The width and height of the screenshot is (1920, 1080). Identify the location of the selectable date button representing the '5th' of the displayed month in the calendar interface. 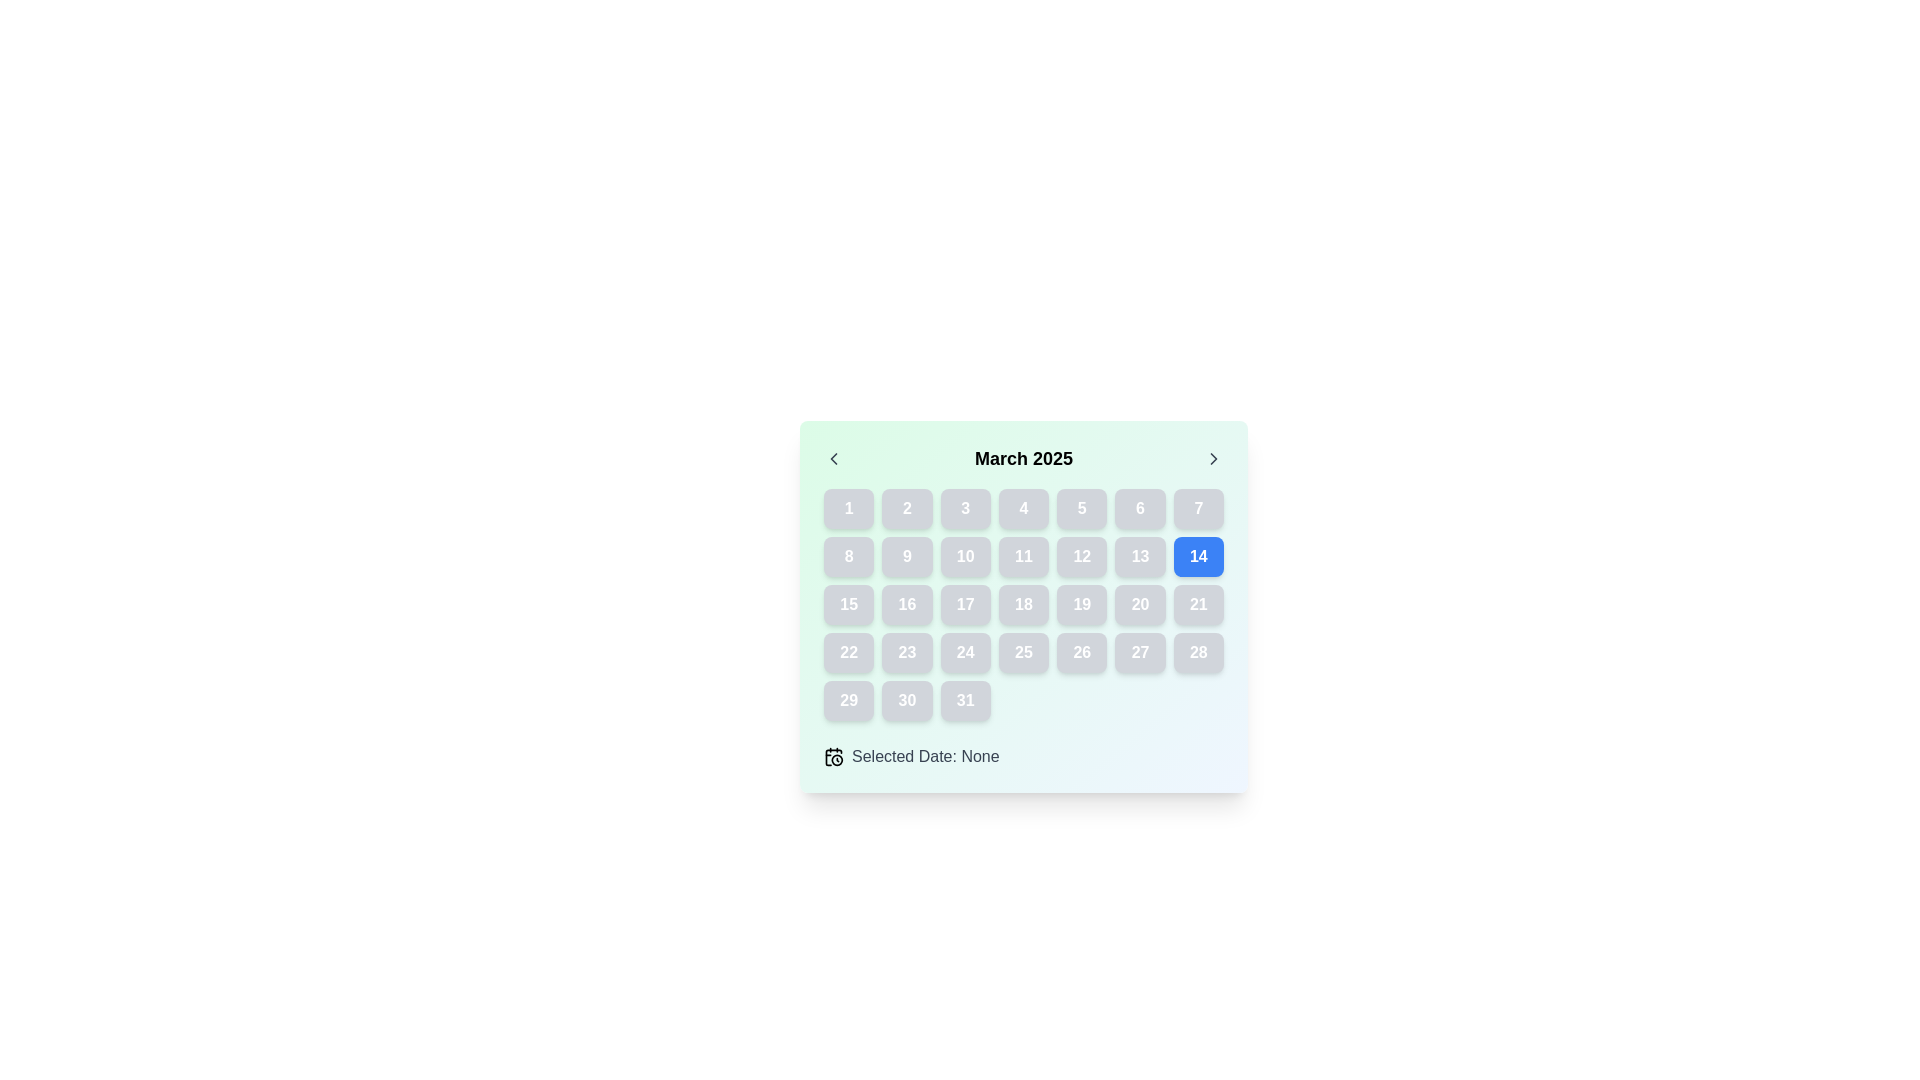
(1081, 508).